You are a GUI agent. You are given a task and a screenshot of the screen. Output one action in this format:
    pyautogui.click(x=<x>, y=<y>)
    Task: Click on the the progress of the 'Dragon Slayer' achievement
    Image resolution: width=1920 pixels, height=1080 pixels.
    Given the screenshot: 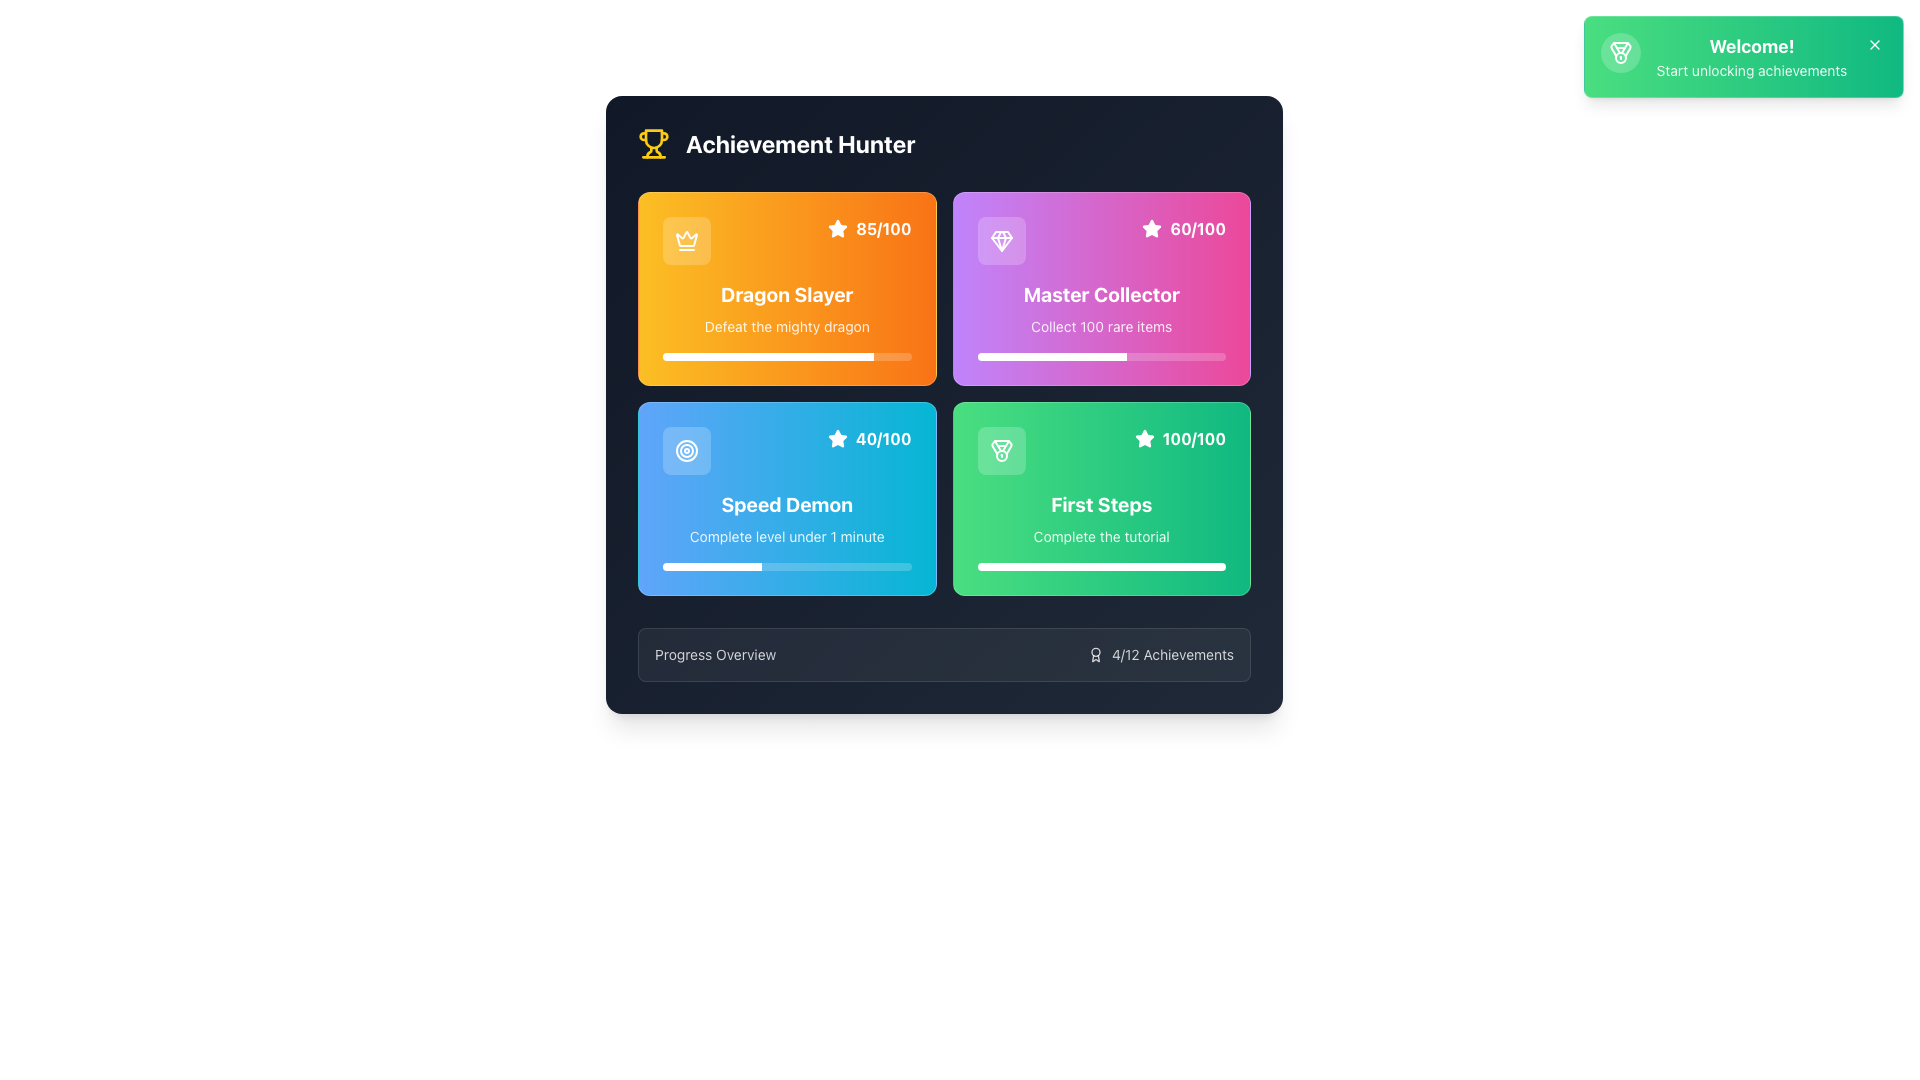 What is the action you would take?
    pyautogui.click(x=733, y=356)
    